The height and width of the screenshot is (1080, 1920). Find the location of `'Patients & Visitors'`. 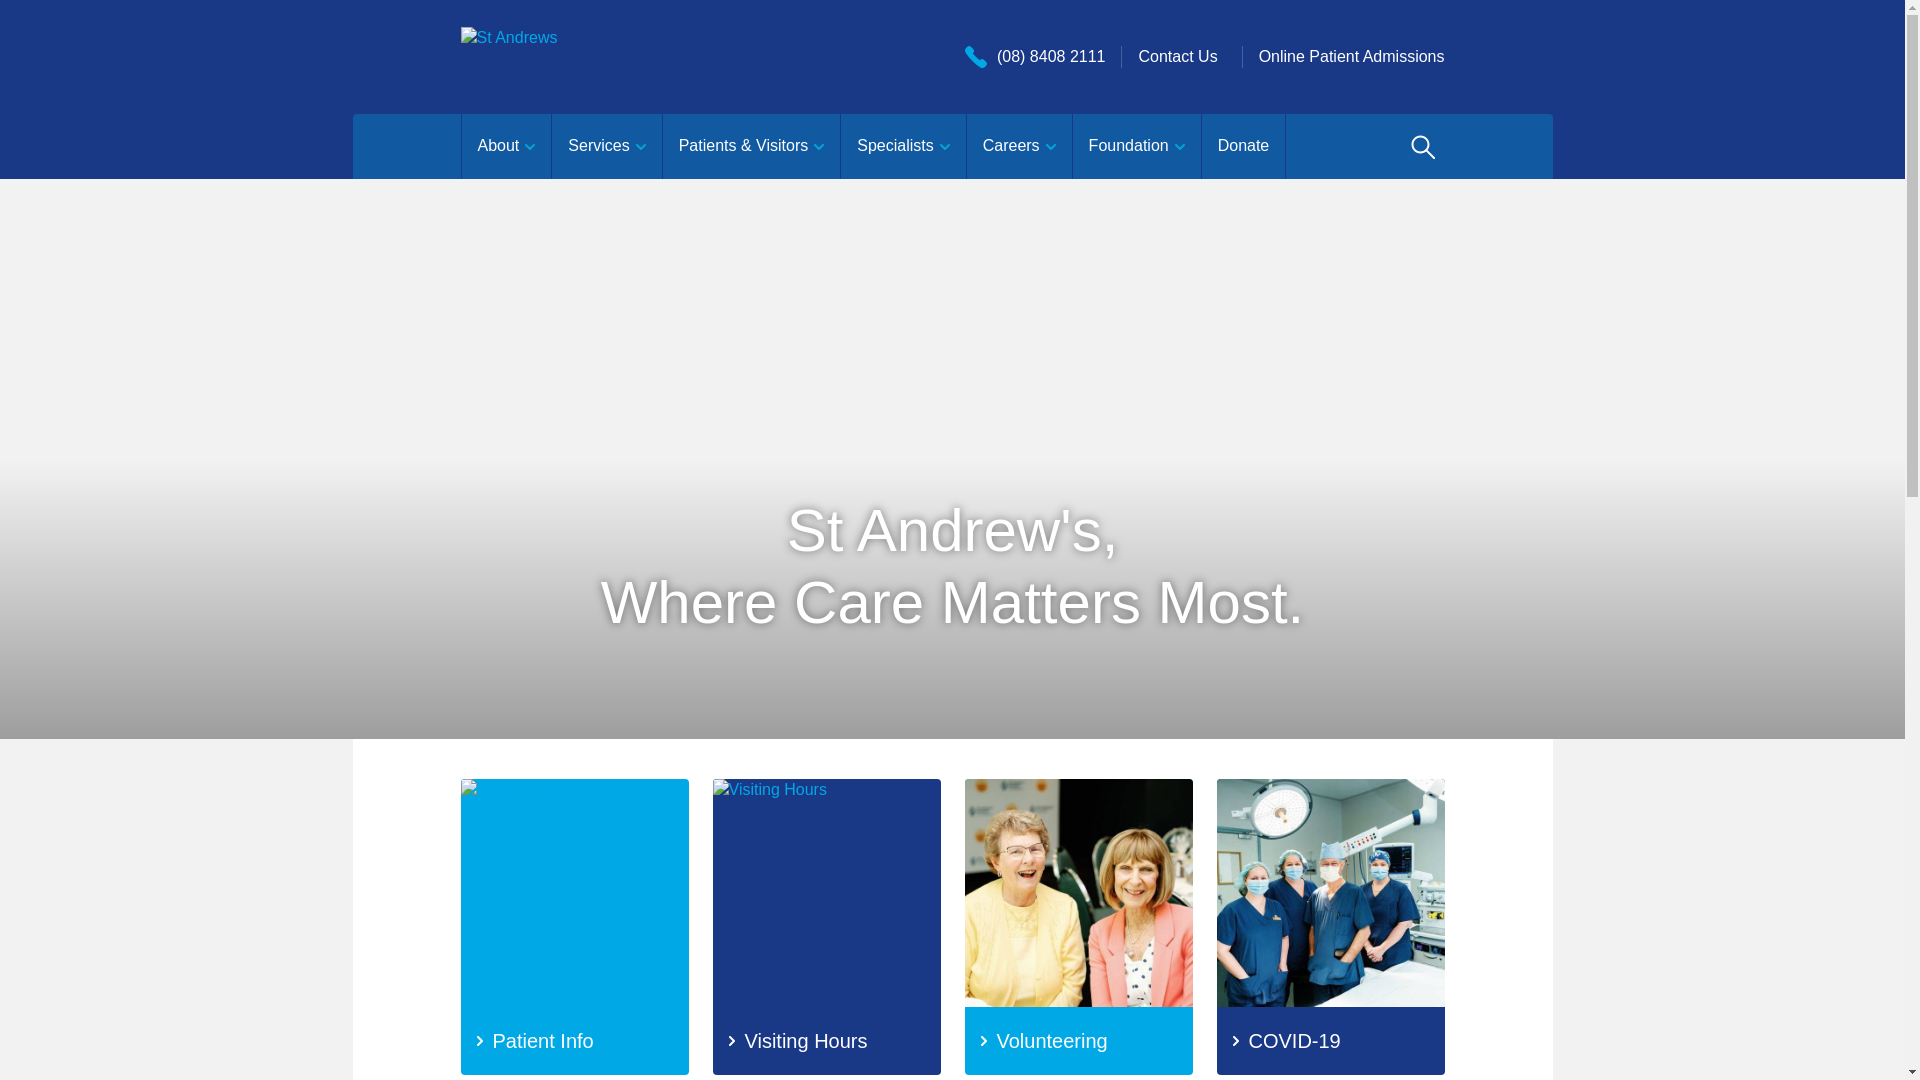

'Patients & Visitors' is located at coordinates (750, 145).